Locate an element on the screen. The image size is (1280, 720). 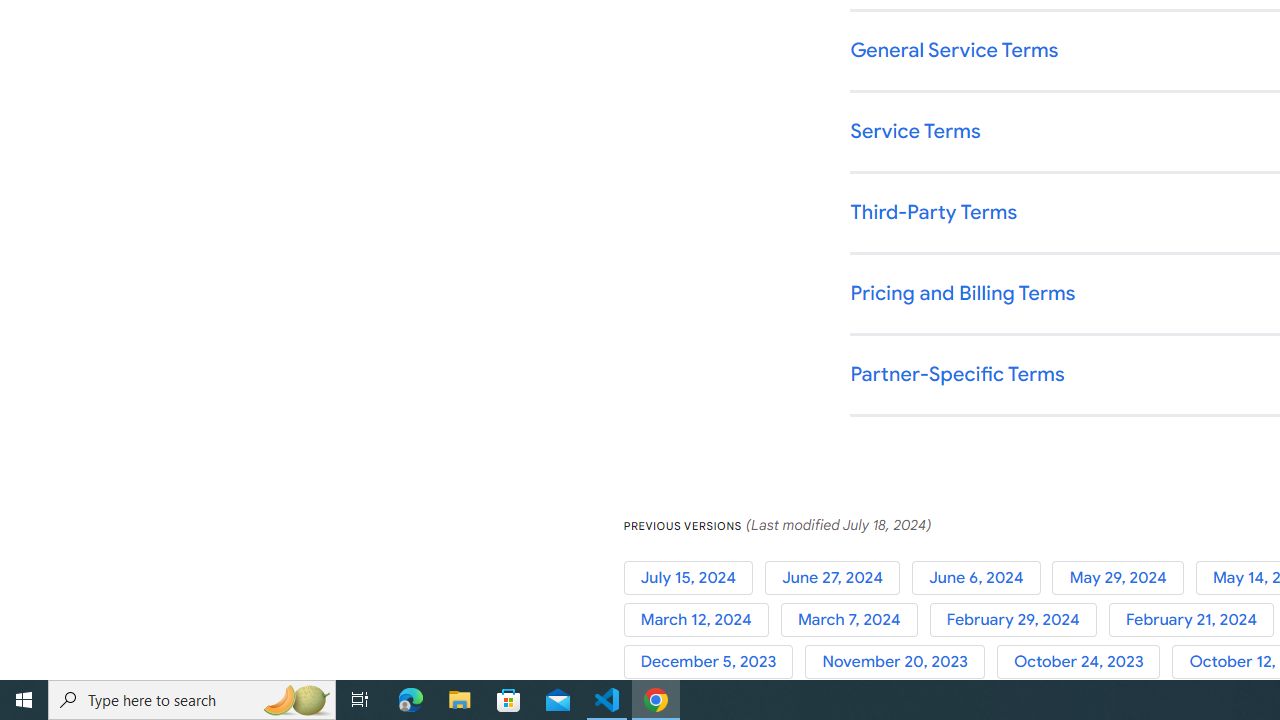
'December 5, 2023' is located at coordinates (714, 662).